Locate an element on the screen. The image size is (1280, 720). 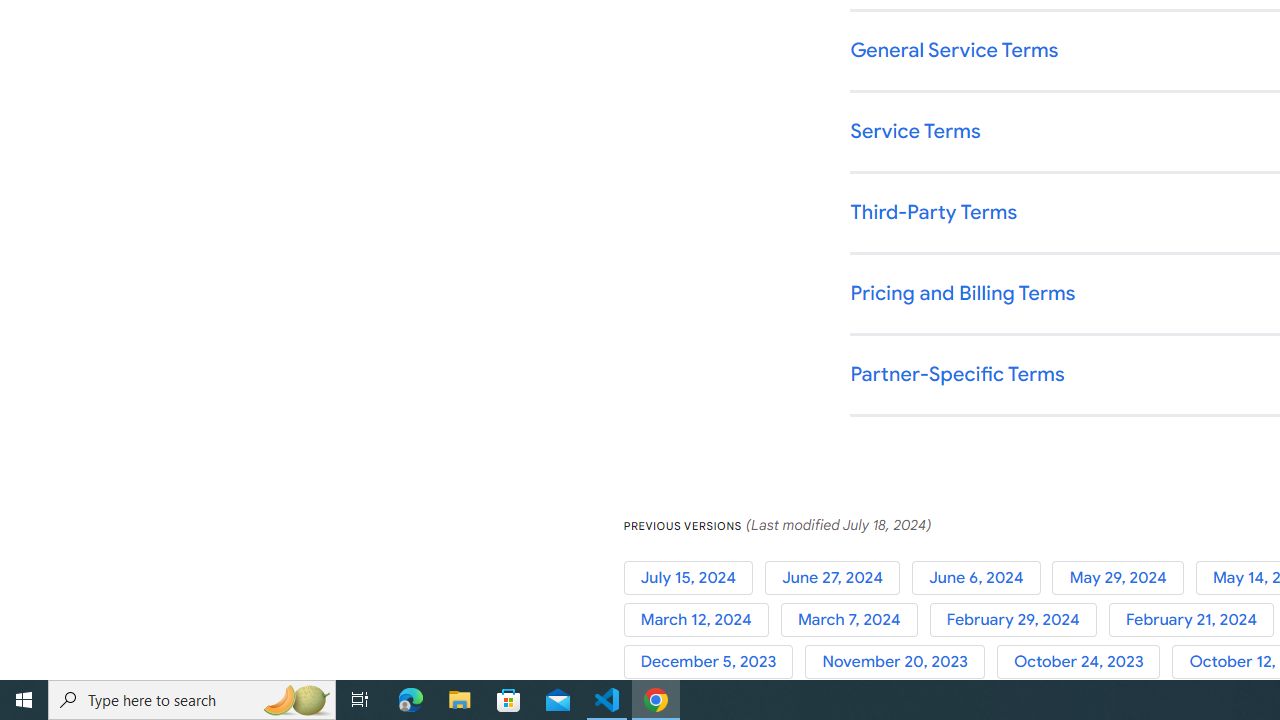
'December 5, 2023' is located at coordinates (714, 662).